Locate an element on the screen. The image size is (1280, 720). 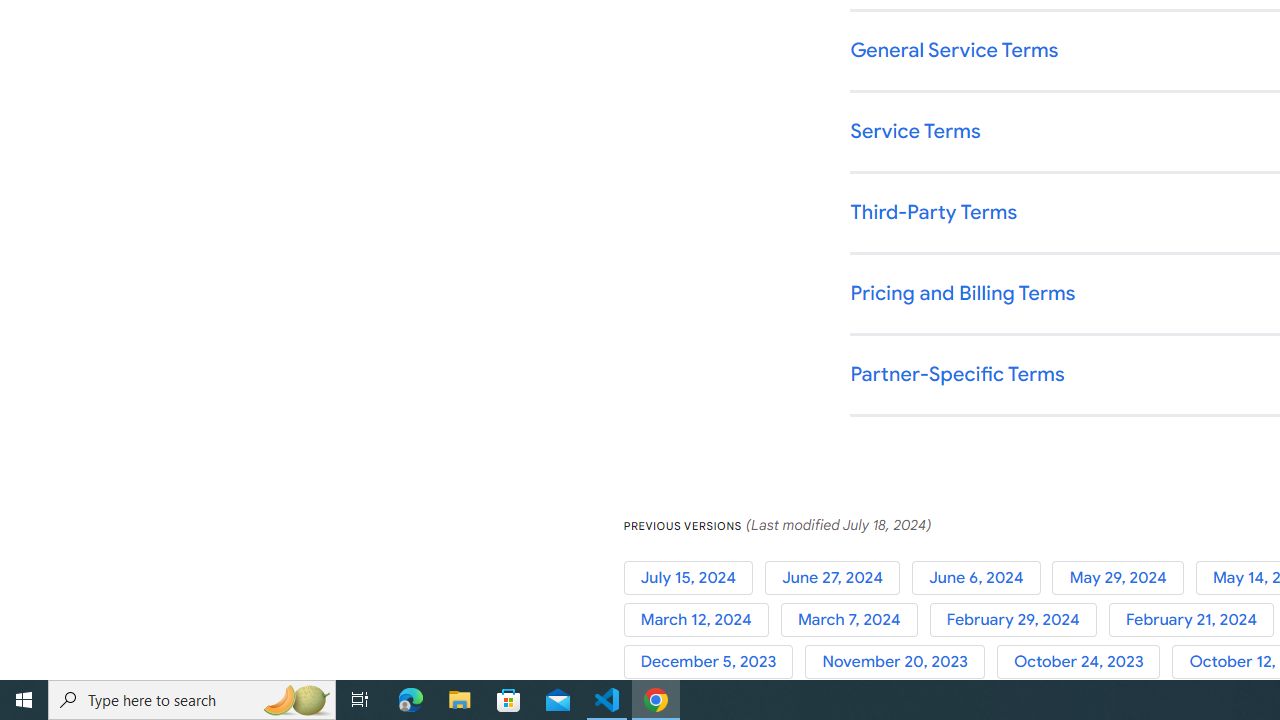
'December 5, 2023' is located at coordinates (714, 662).